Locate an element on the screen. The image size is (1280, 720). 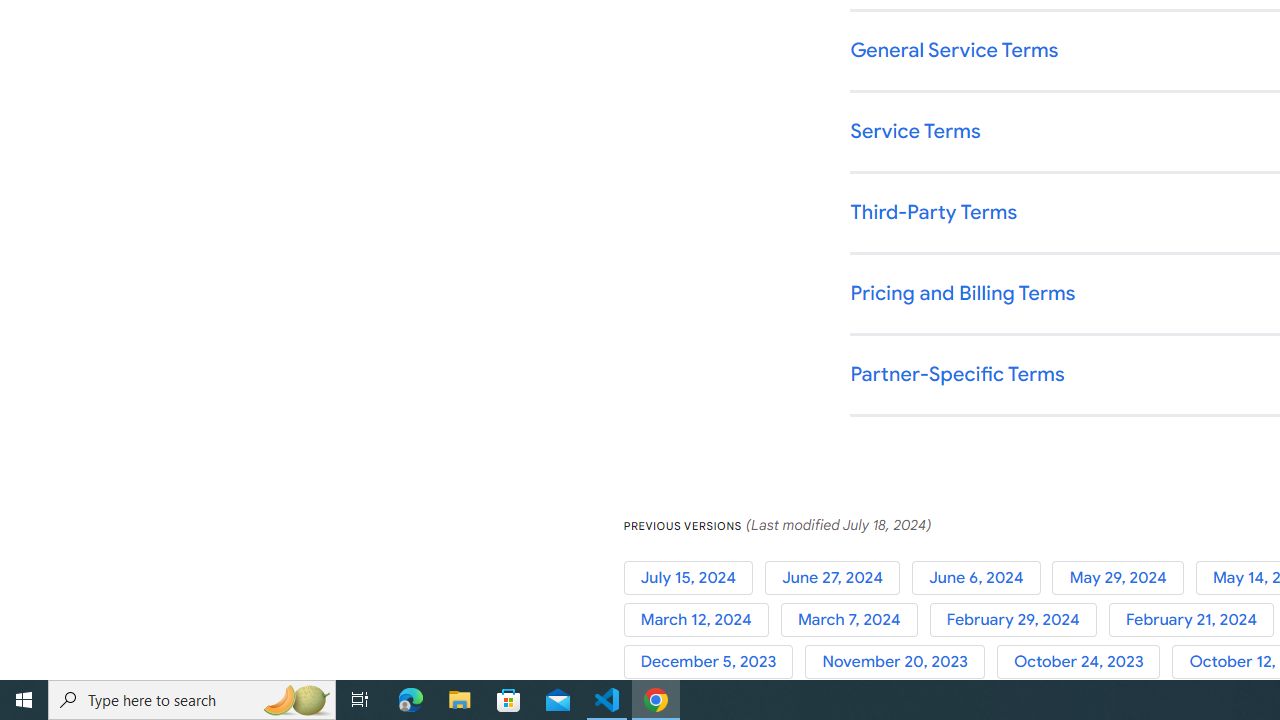
'December 5, 2023' is located at coordinates (714, 662).